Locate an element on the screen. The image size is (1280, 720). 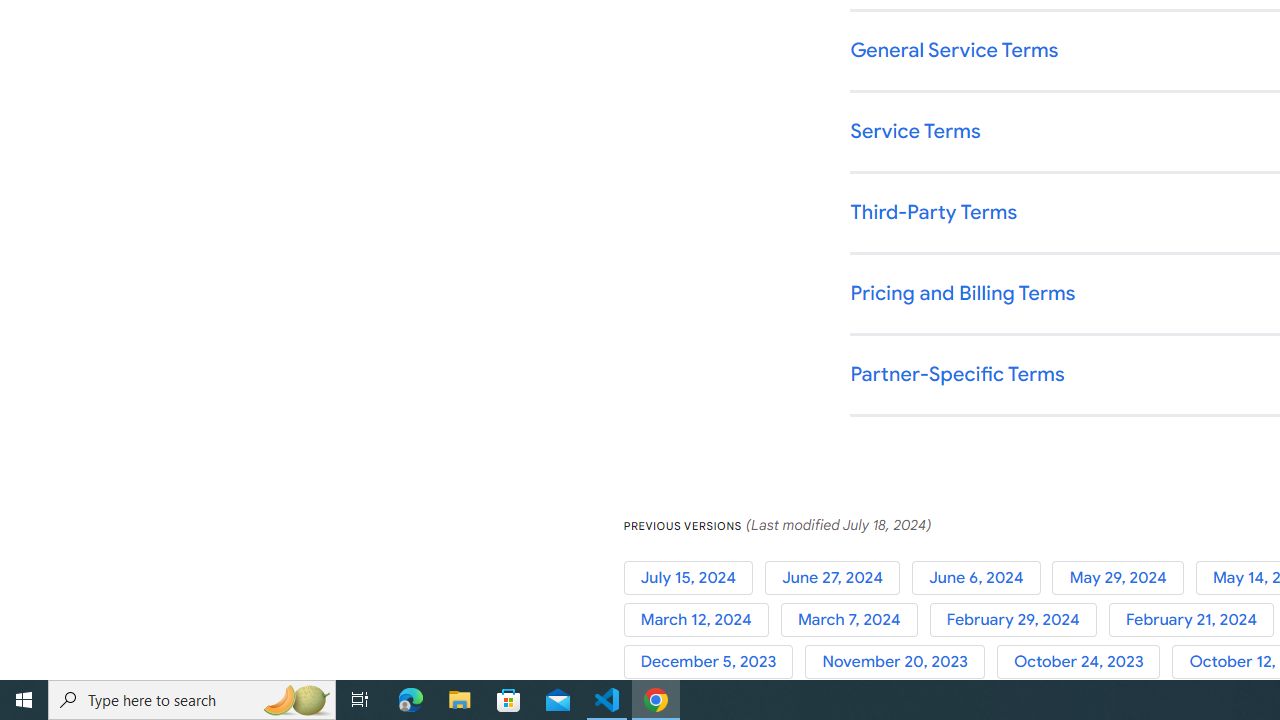
'December 5, 2023' is located at coordinates (714, 662).